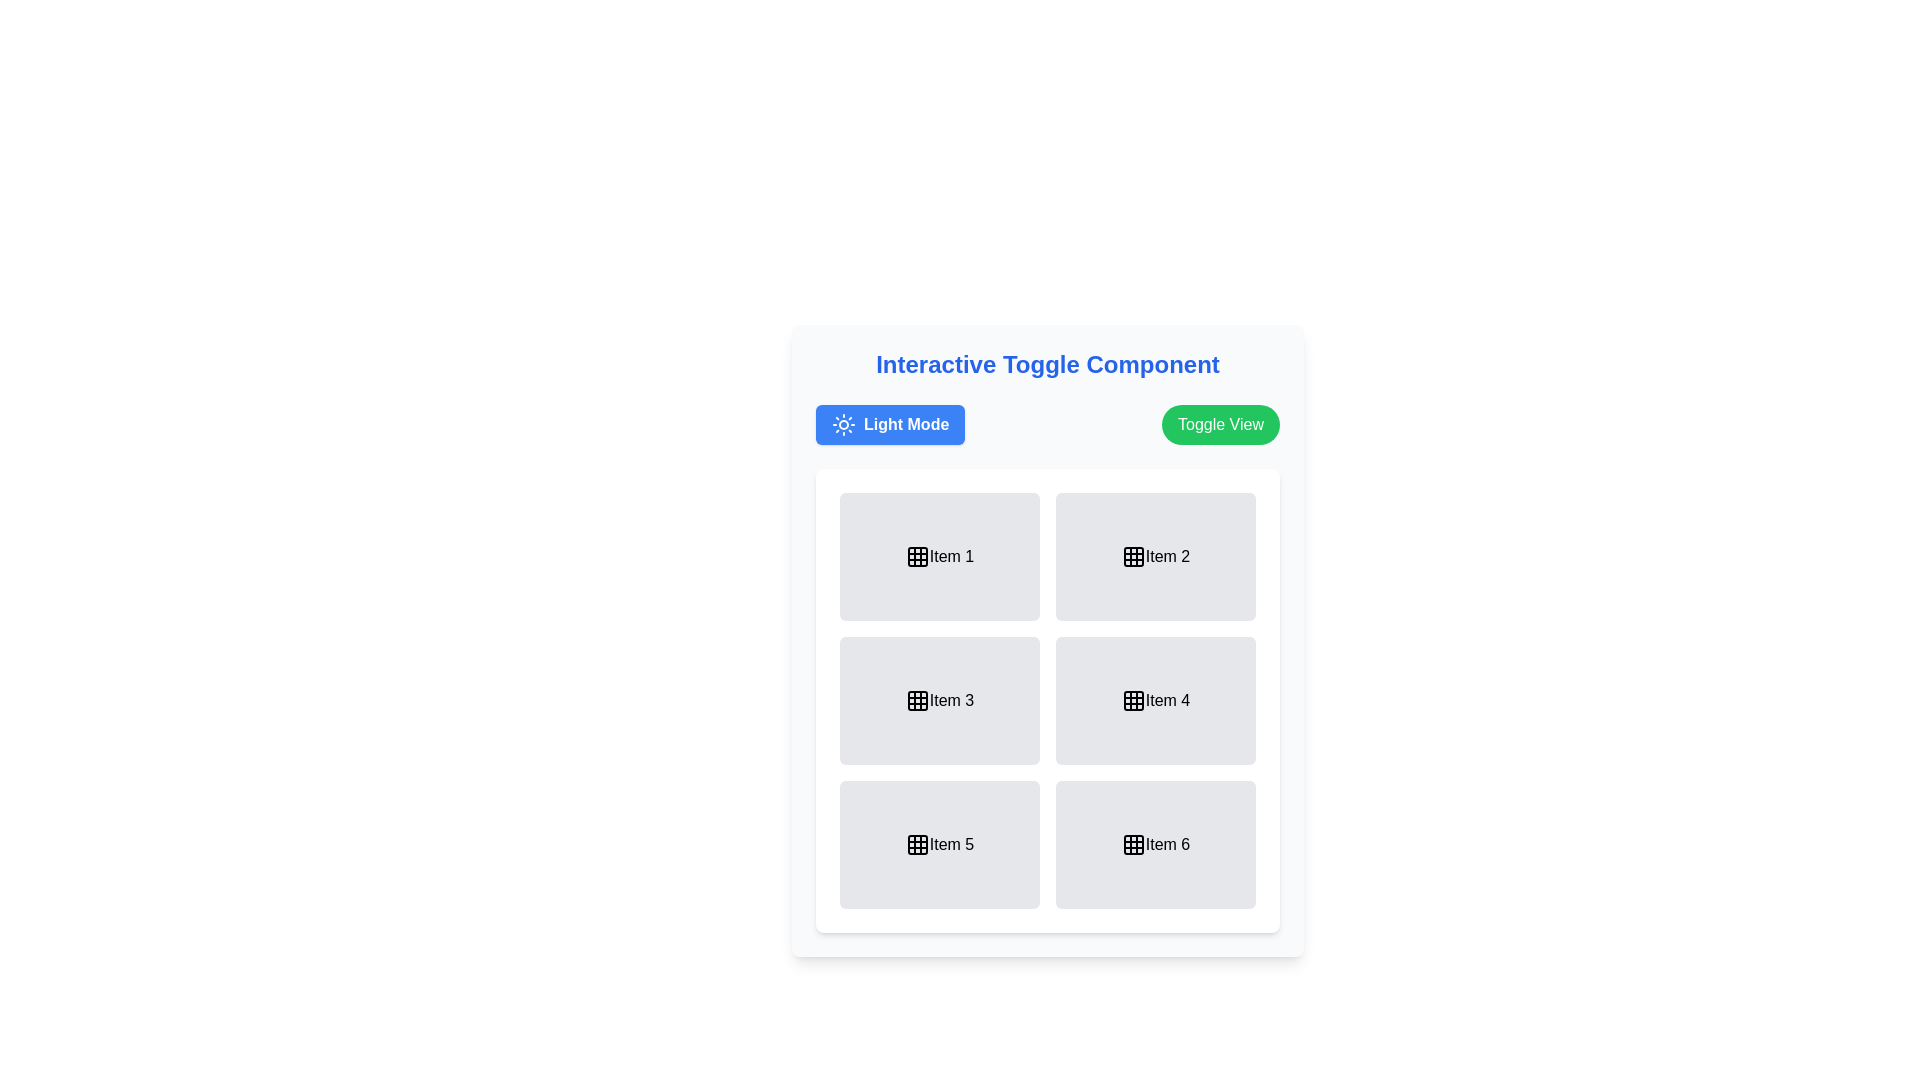 The height and width of the screenshot is (1080, 1920). Describe the element at coordinates (939, 700) in the screenshot. I see `the grid item positioned in the second row, first column of the grid layout, which serves as a placeholder or representative block` at that location.